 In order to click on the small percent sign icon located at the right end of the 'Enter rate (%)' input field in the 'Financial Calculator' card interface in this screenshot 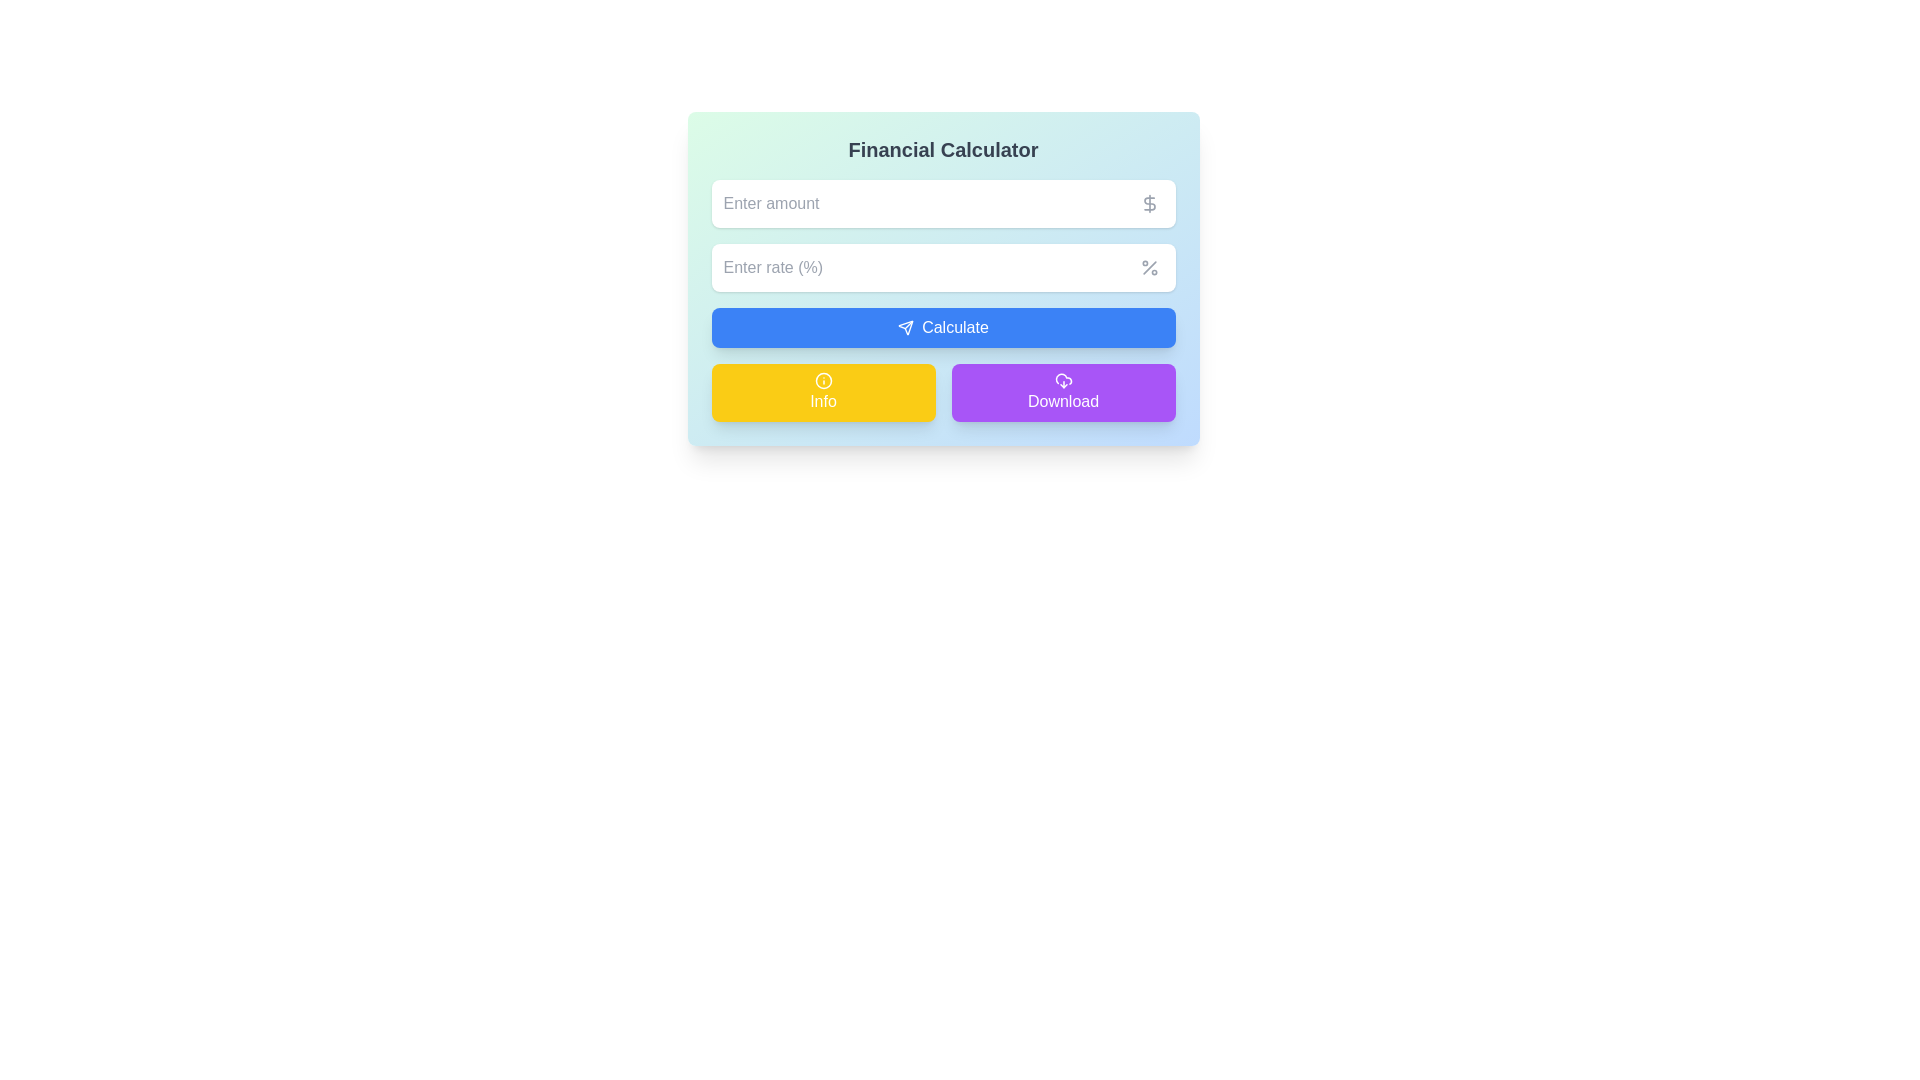, I will do `click(1149, 266)`.